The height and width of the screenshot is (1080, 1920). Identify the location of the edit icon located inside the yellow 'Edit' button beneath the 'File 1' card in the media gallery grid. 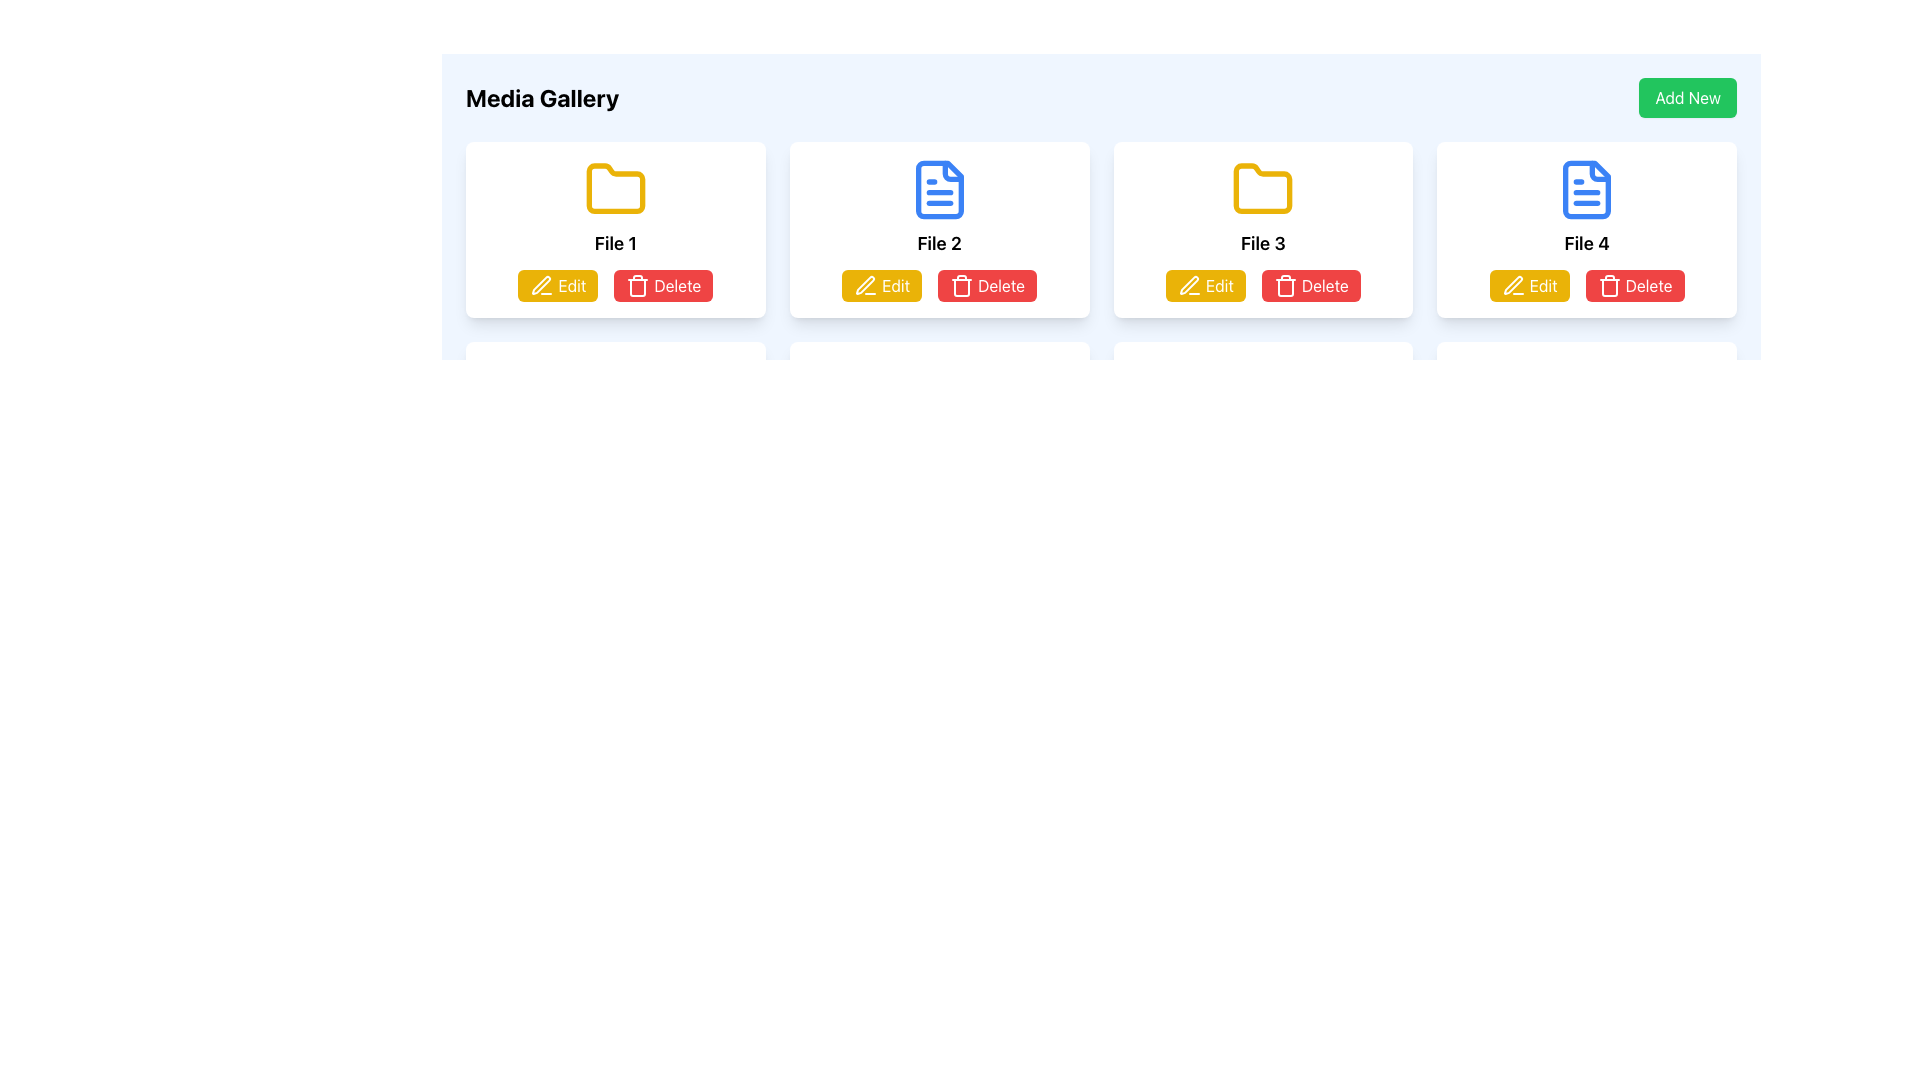
(542, 285).